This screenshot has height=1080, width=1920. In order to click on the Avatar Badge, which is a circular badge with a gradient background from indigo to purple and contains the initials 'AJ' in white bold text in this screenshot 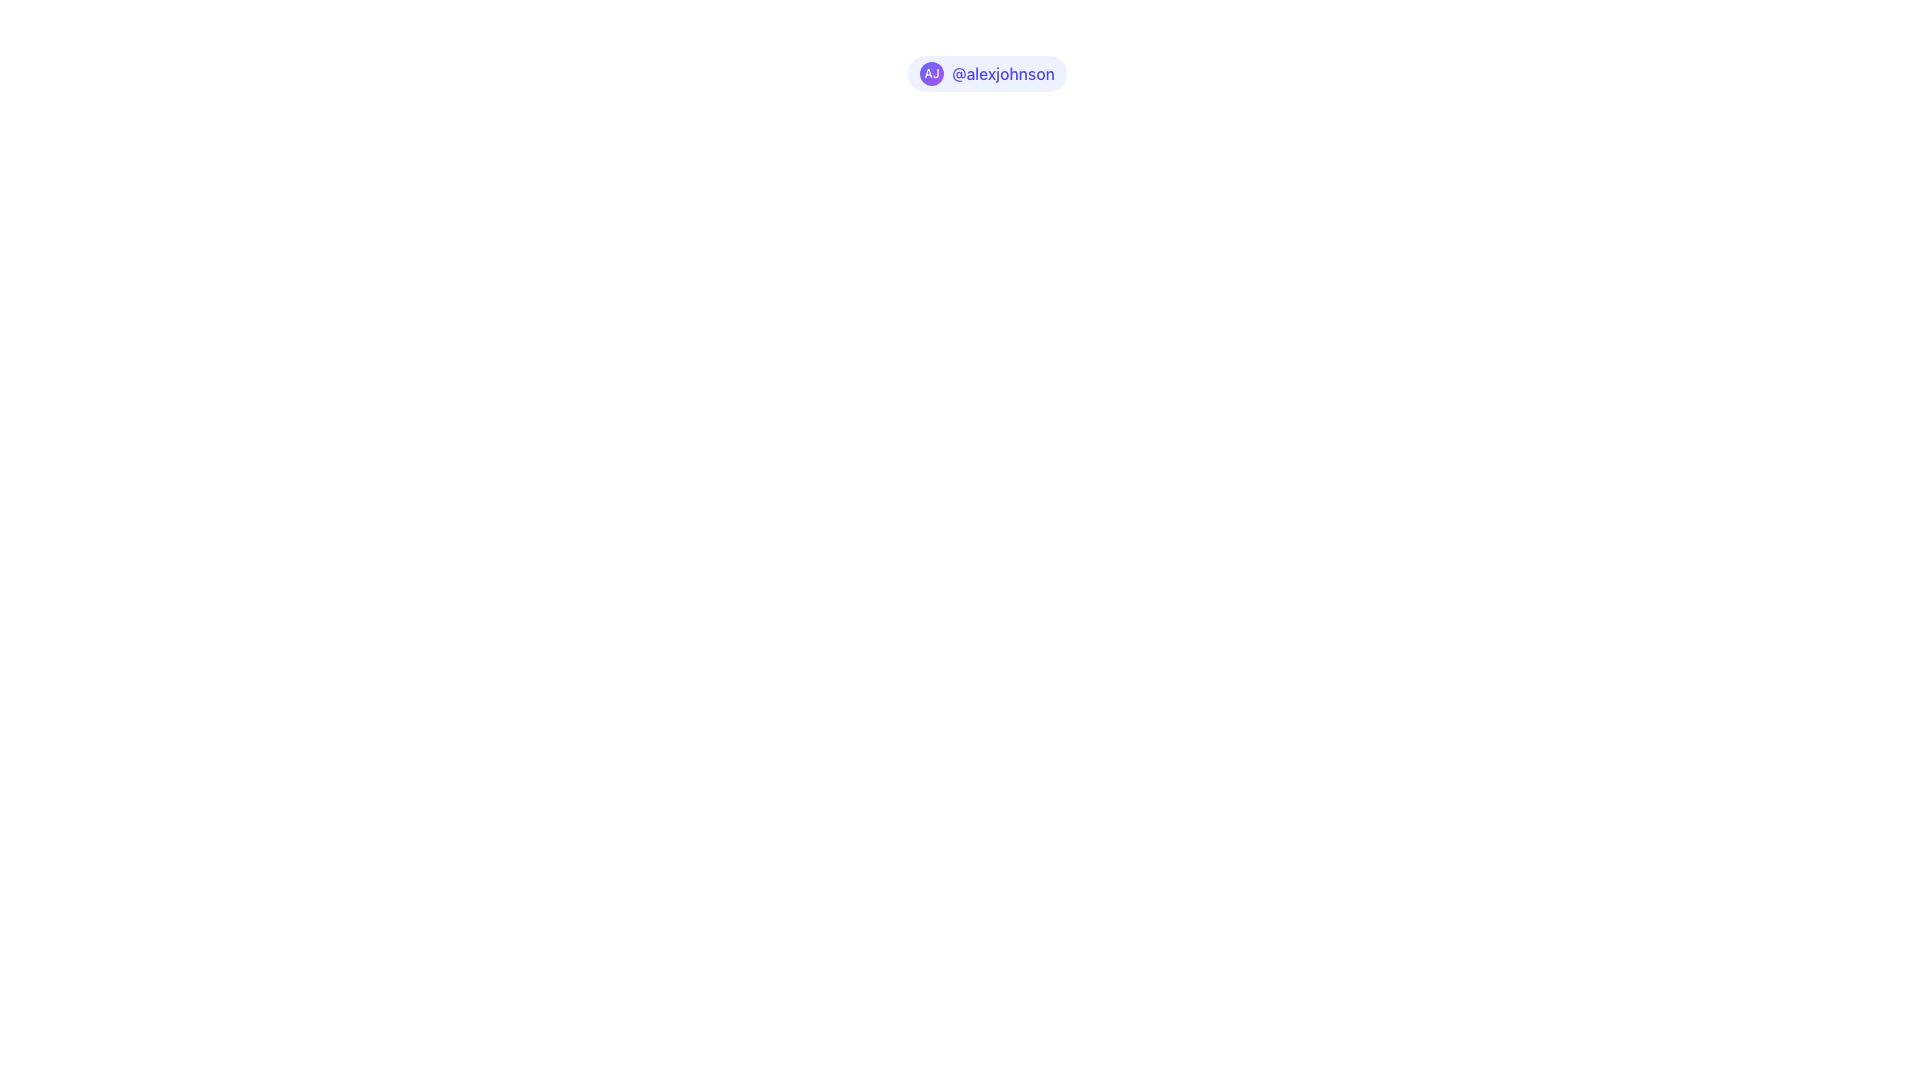, I will do `click(931, 72)`.